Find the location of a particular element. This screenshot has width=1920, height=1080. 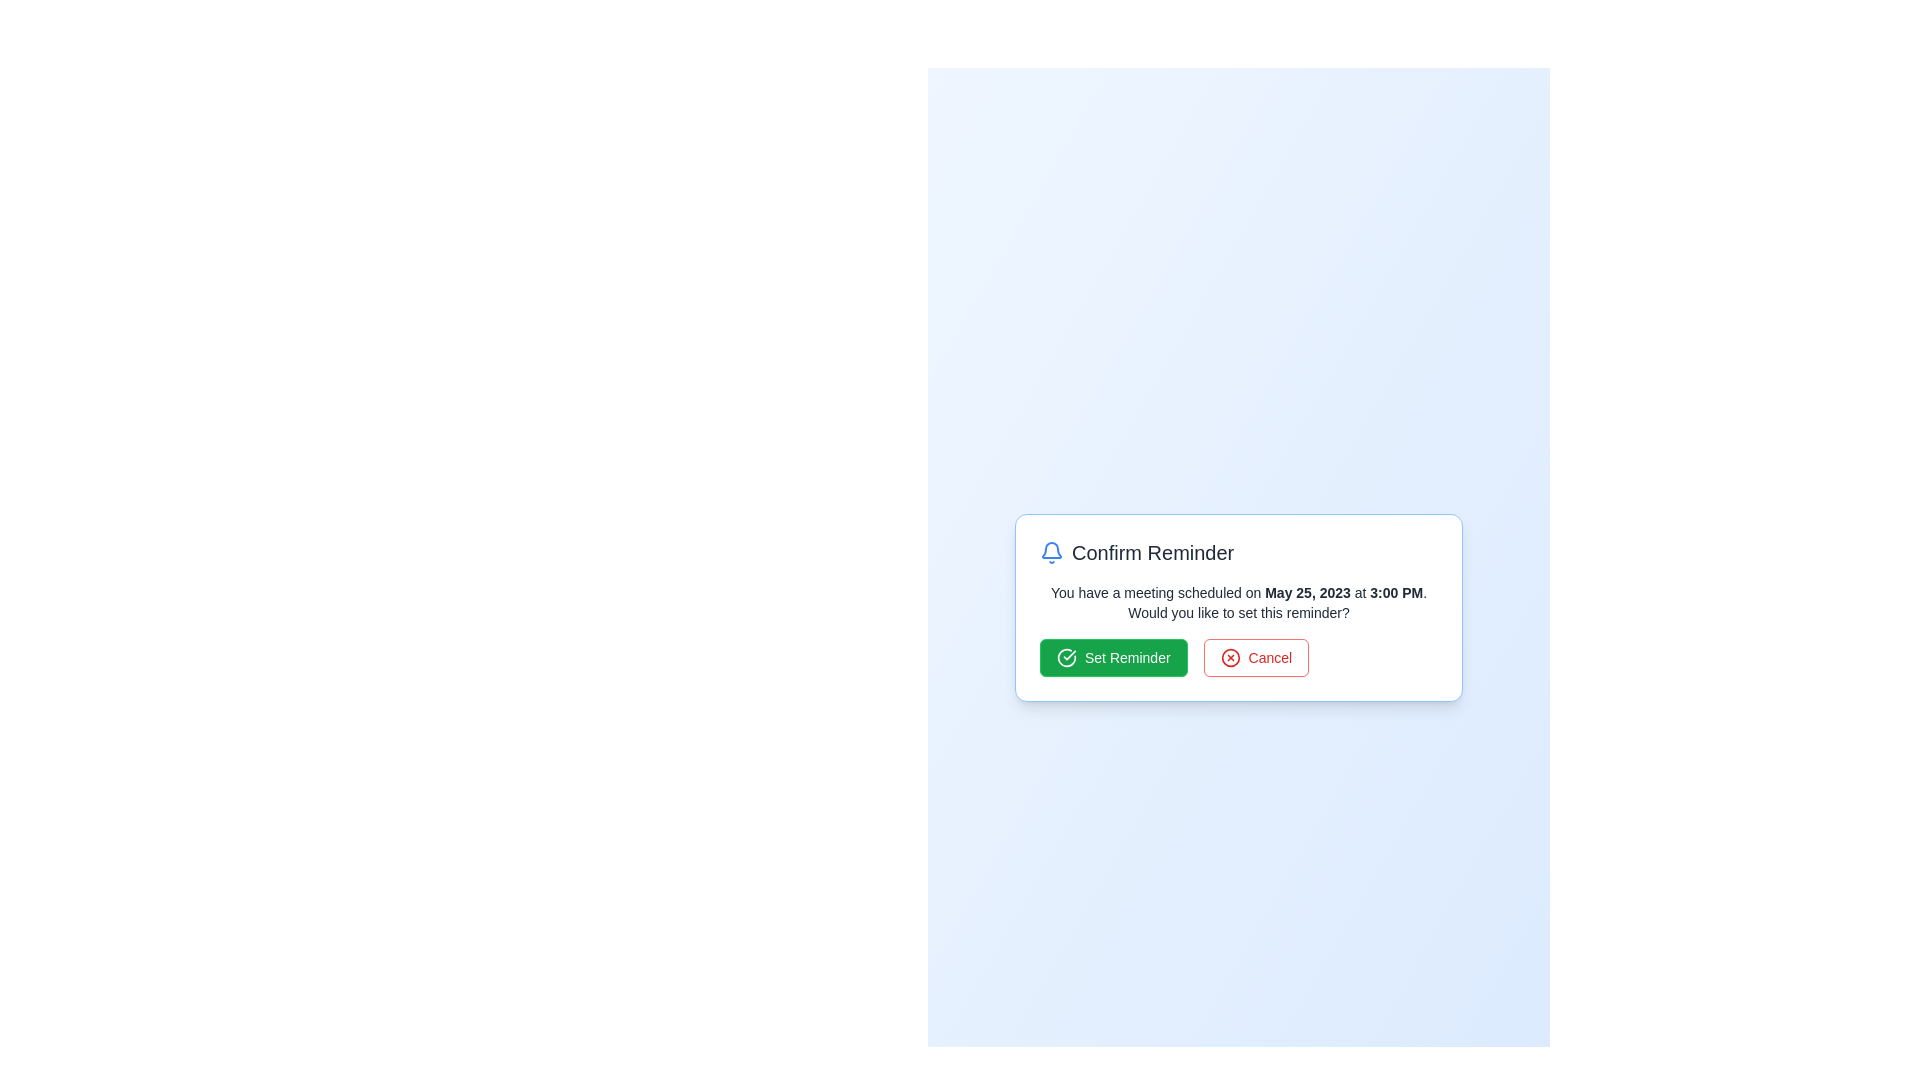

the 'Set Reminder' button located at the bottom-center of the pop-up dialog box to set a reminder is located at coordinates (1112, 658).